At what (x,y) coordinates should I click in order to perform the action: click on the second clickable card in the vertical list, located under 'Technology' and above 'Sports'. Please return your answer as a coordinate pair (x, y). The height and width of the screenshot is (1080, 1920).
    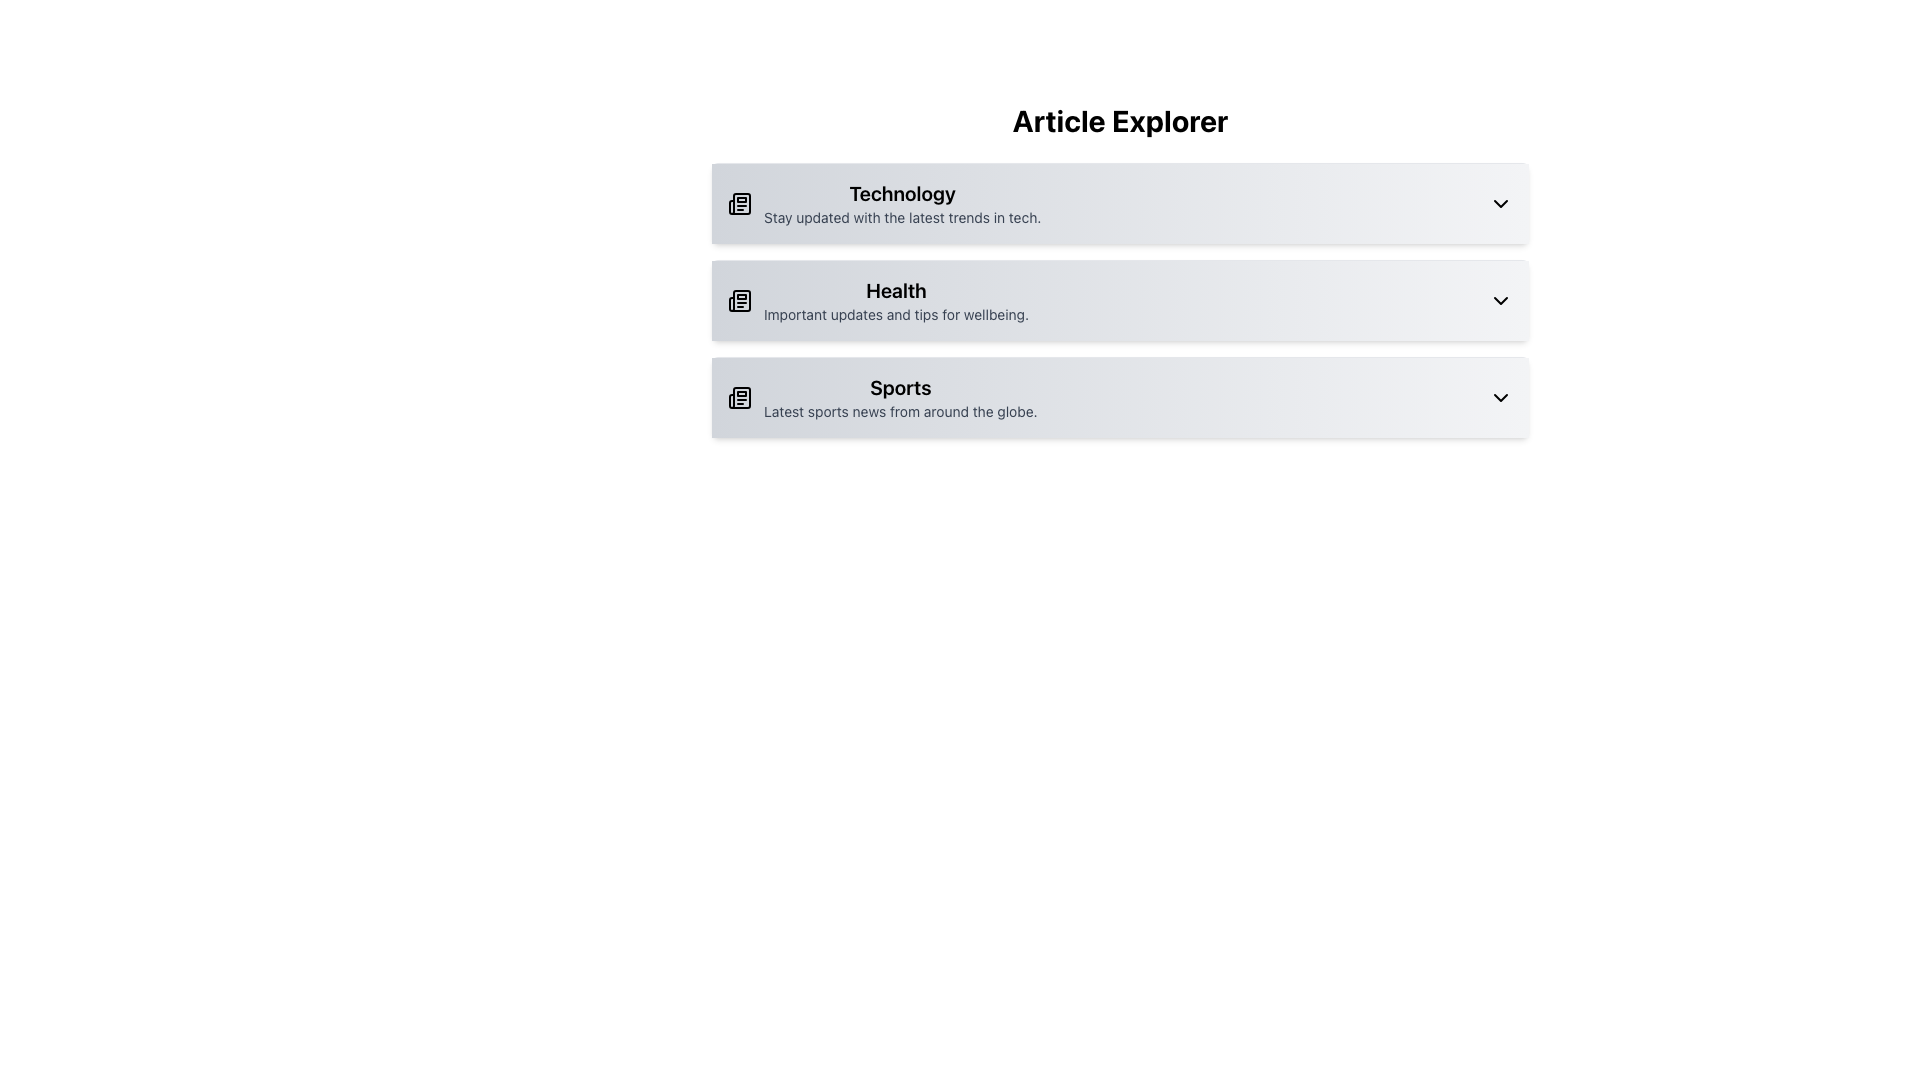
    Looking at the image, I should click on (1120, 300).